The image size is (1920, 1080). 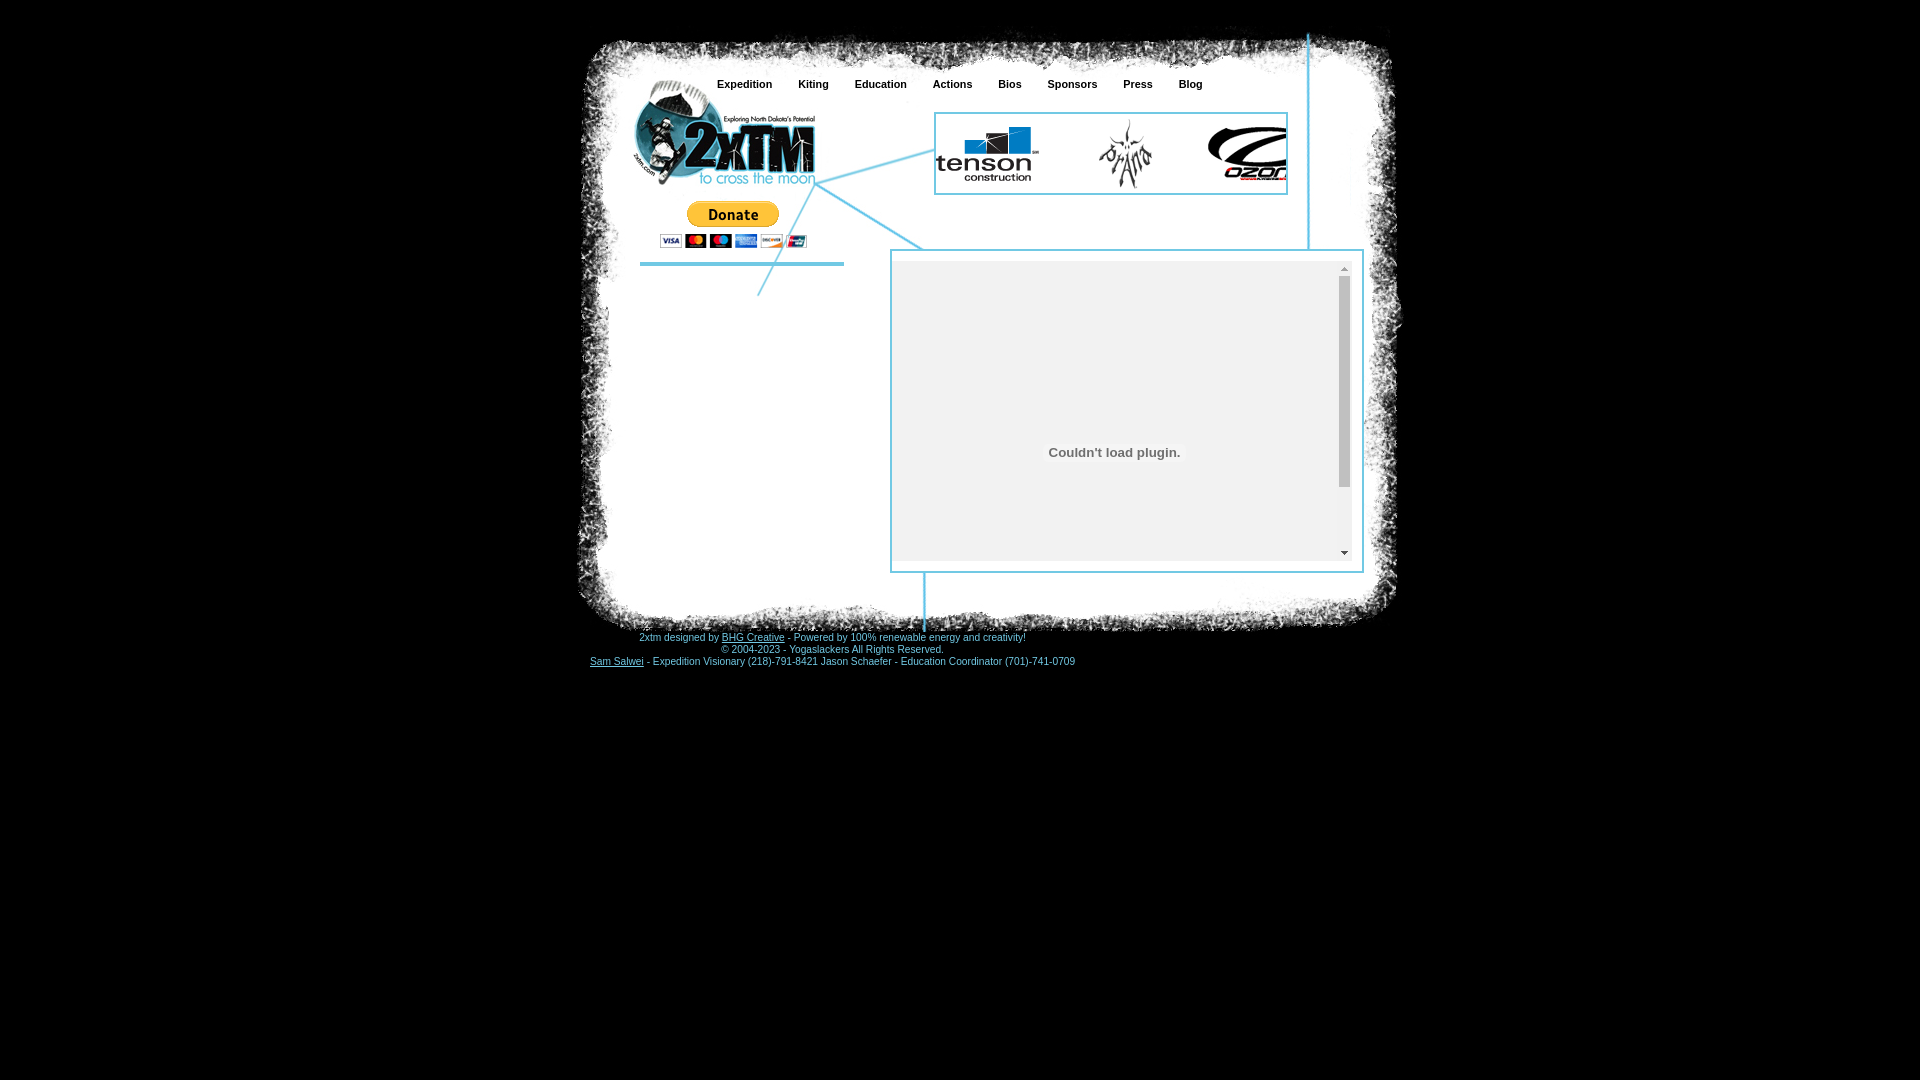 What do you see at coordinates (878, 83) in the screenshot?
I see `'Education'` at bounding box center [878, 83].